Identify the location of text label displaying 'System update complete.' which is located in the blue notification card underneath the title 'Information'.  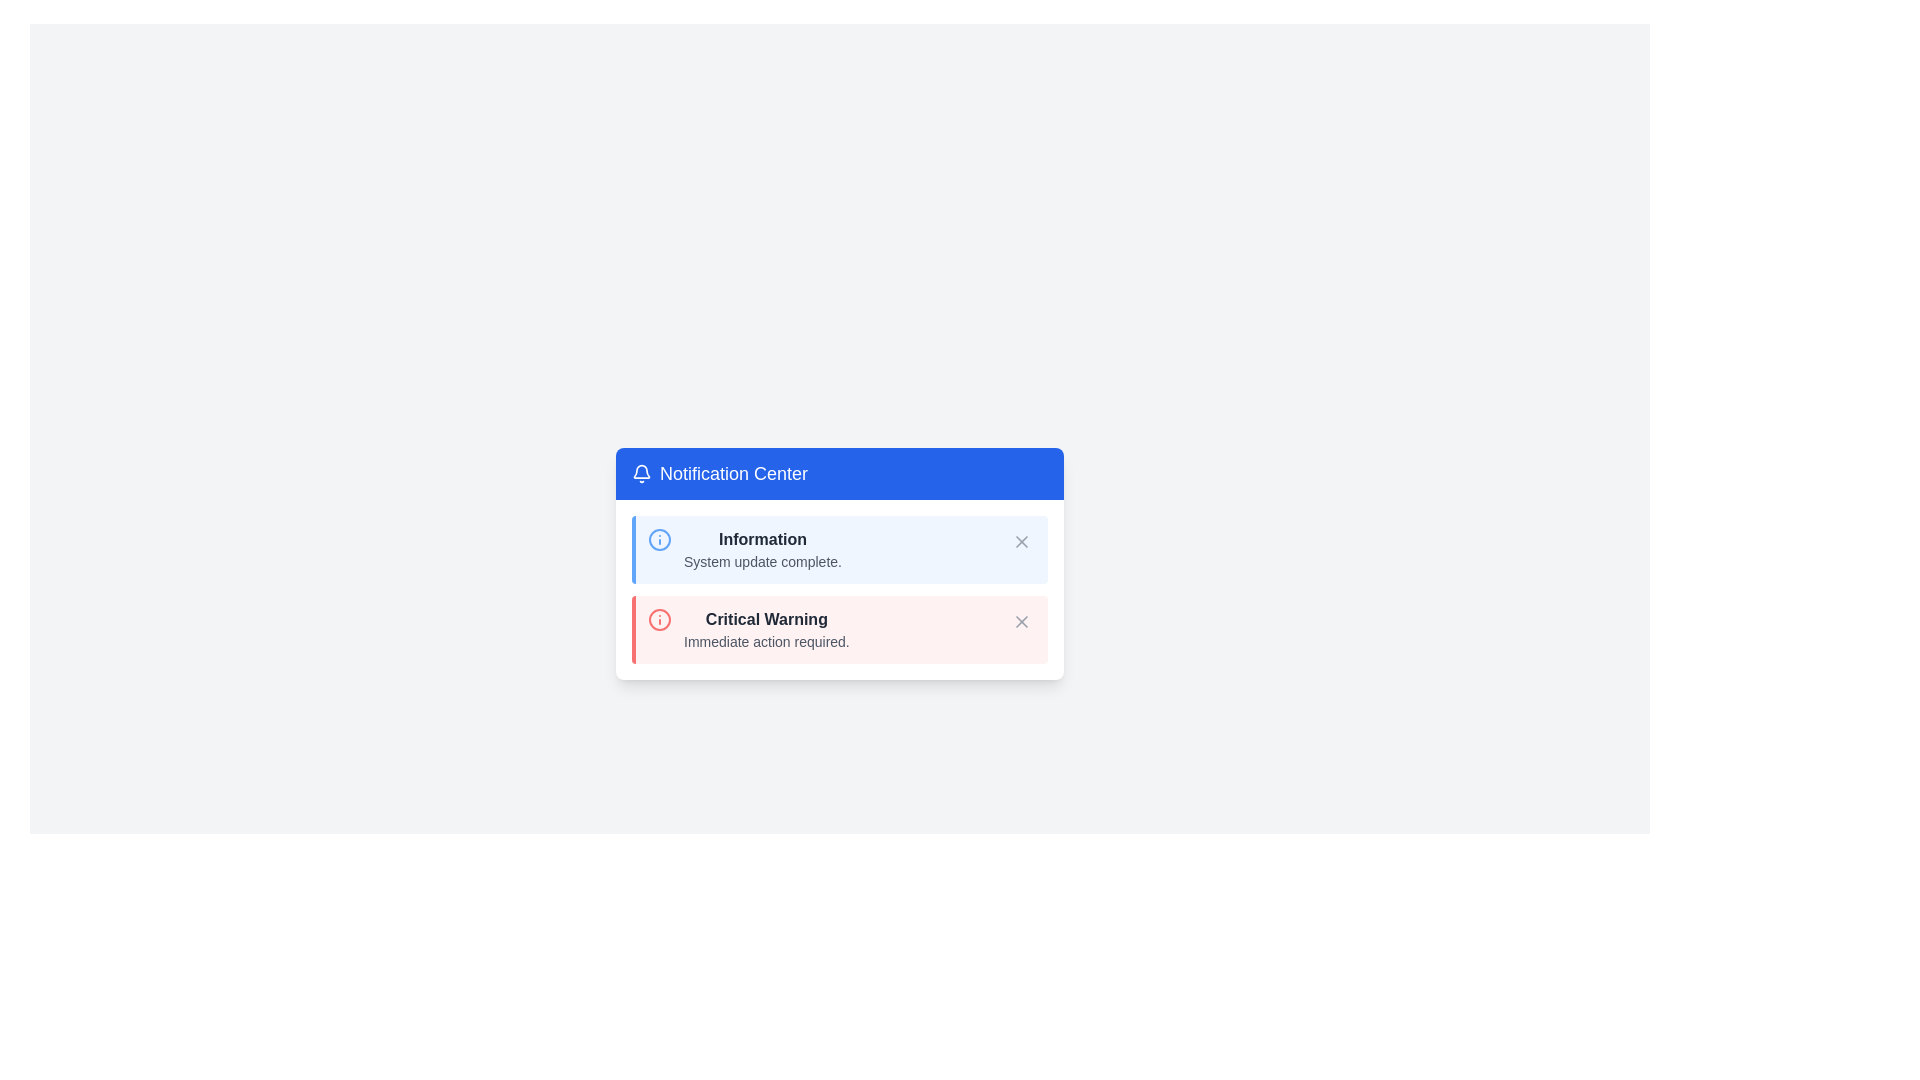
(762, 562).